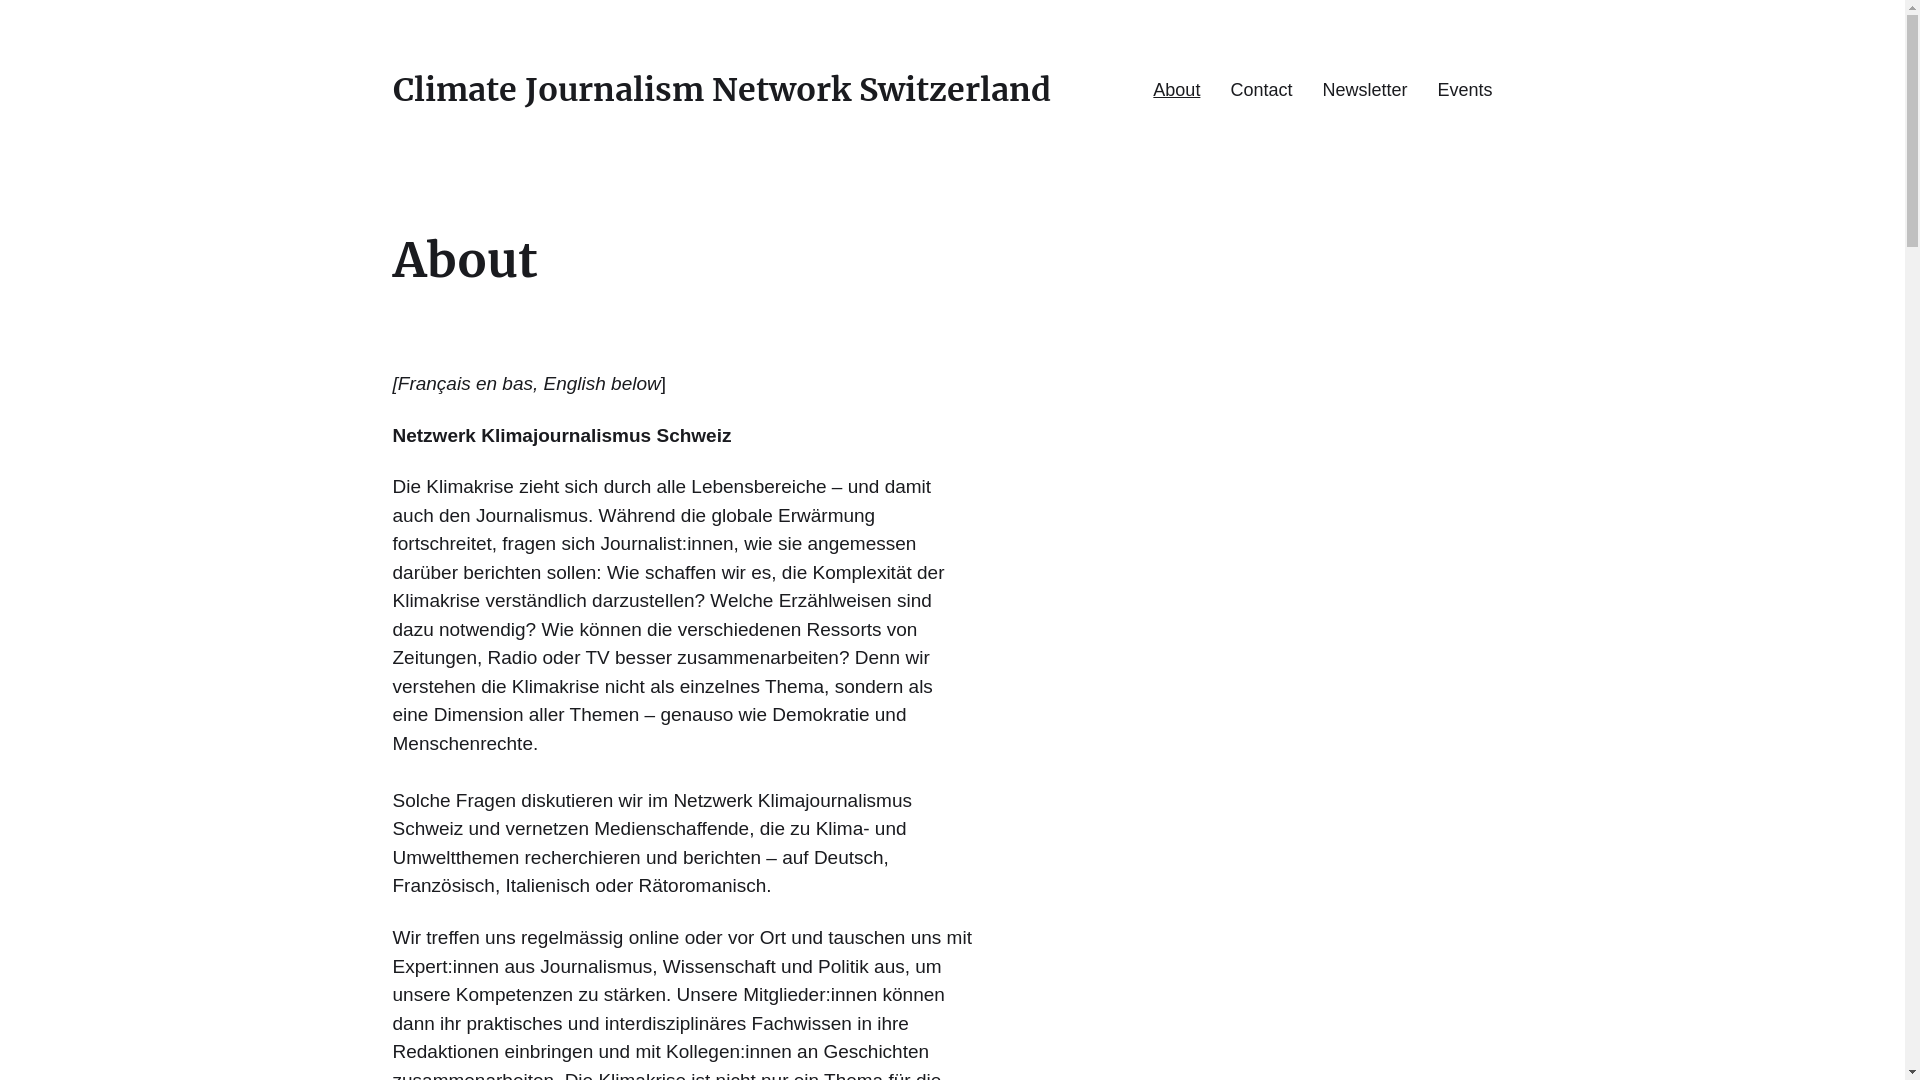  What do you see at coordinates (1464, 88) in the screenshot?
I see `'Events'` at bounding box center [1464, 88].